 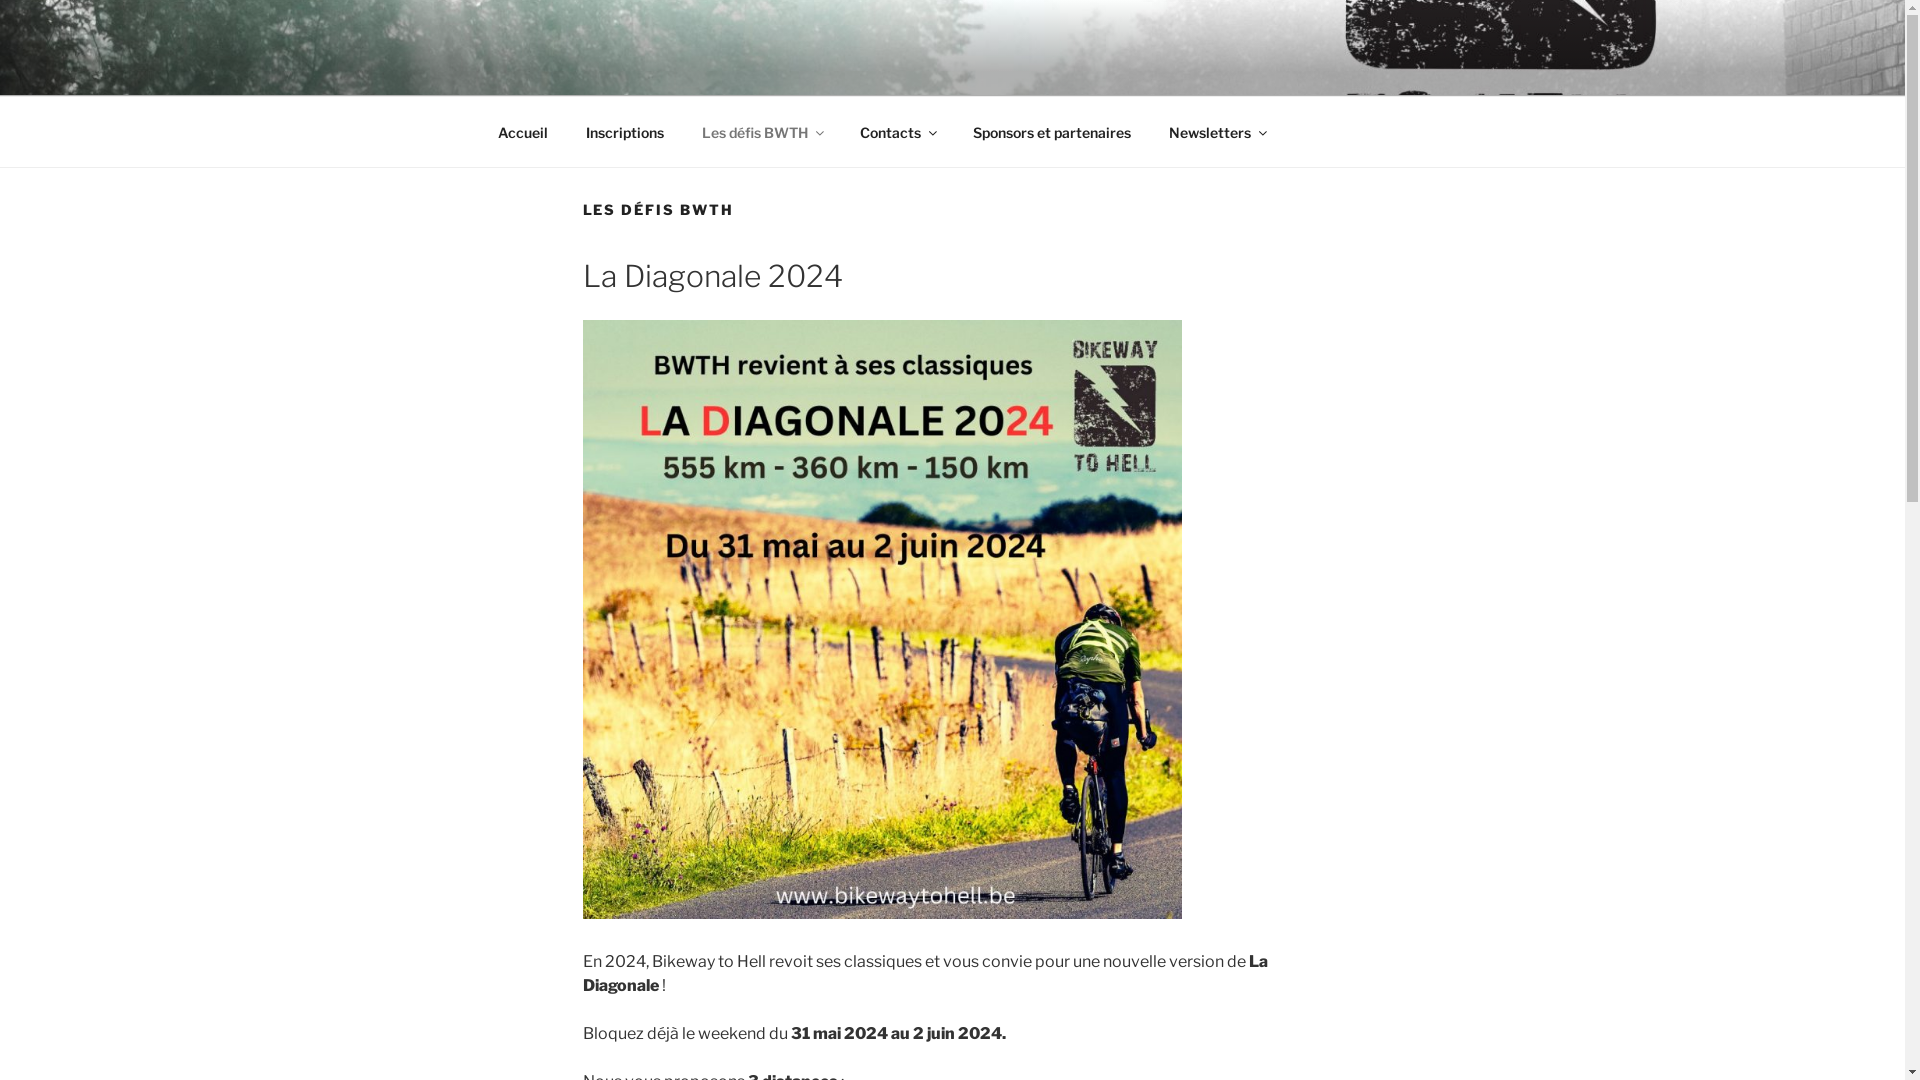 I want to click on 'Newsletters', so click(x=1216, y=132).